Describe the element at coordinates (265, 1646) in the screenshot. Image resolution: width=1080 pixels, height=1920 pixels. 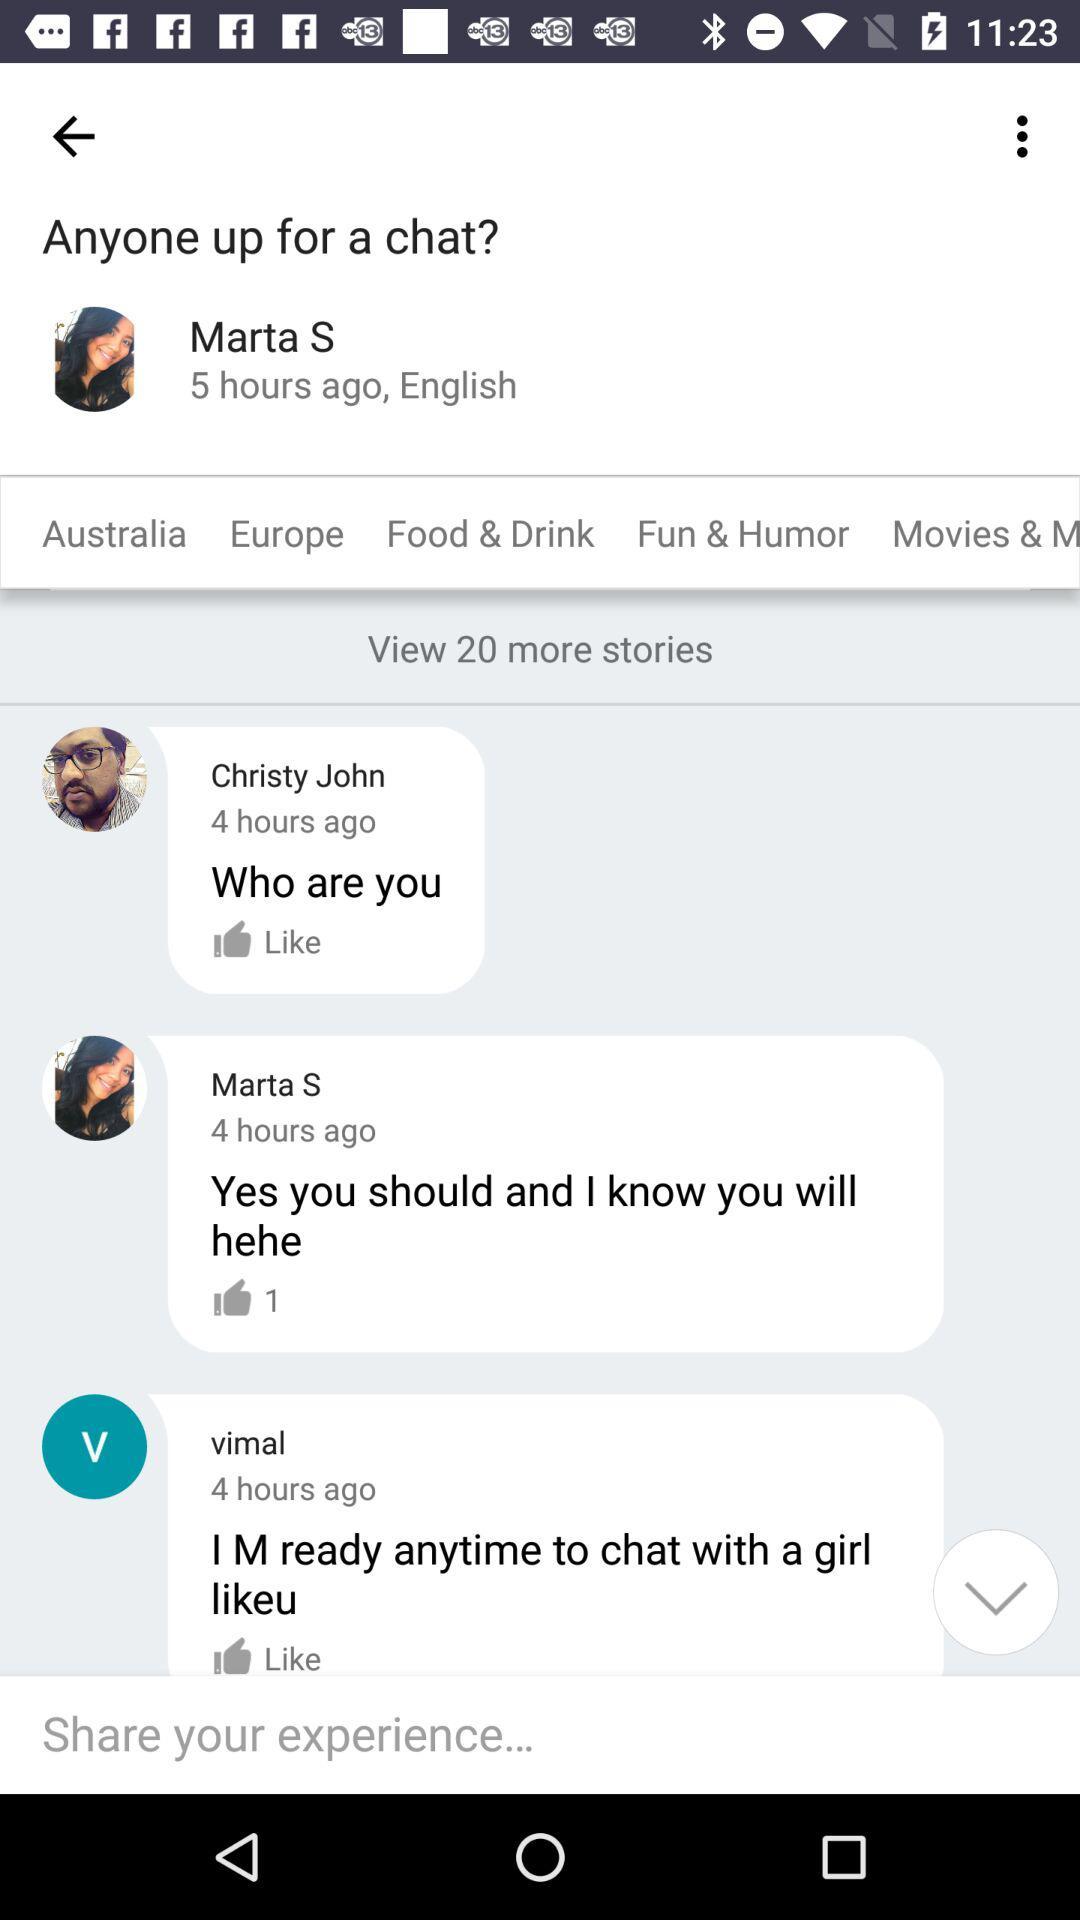
I see `move to the text which is below the text likeu` at that location.